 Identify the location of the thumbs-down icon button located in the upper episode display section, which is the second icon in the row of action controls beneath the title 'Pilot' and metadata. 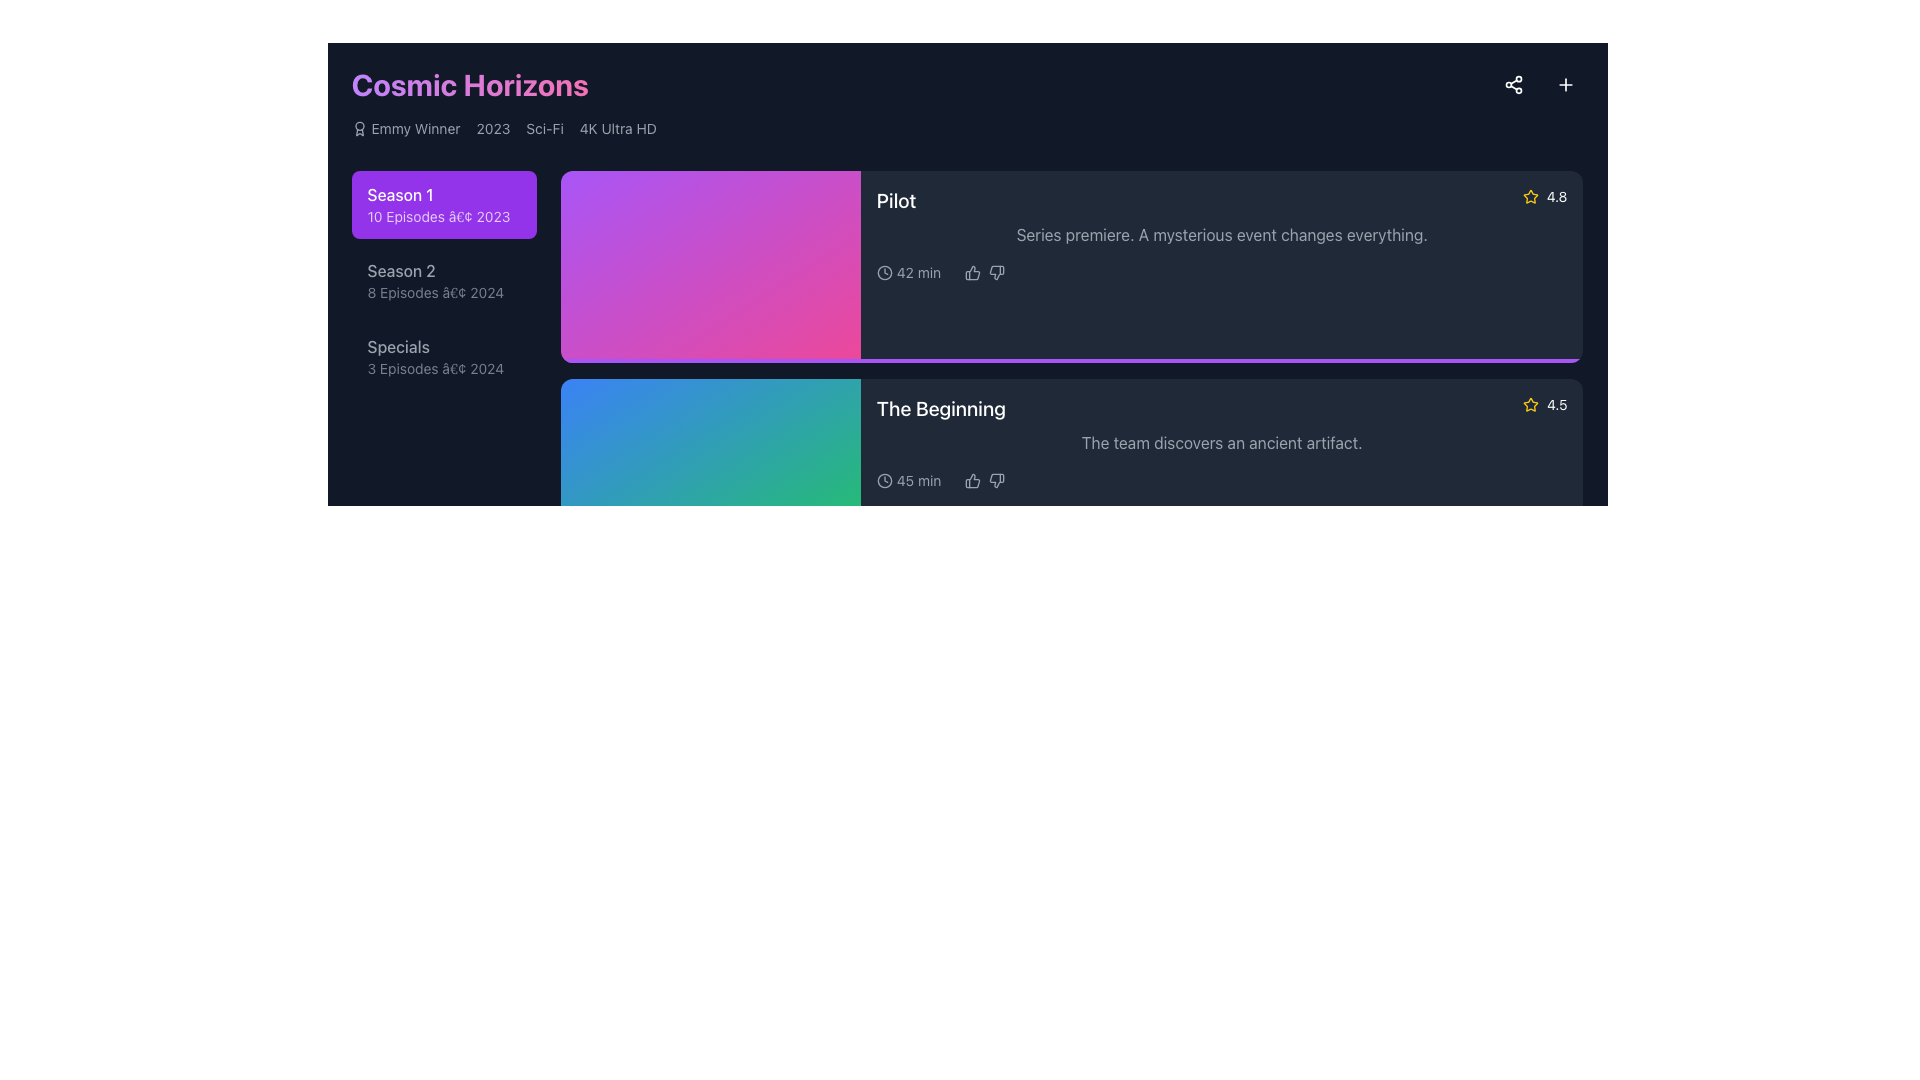
(997, 273).